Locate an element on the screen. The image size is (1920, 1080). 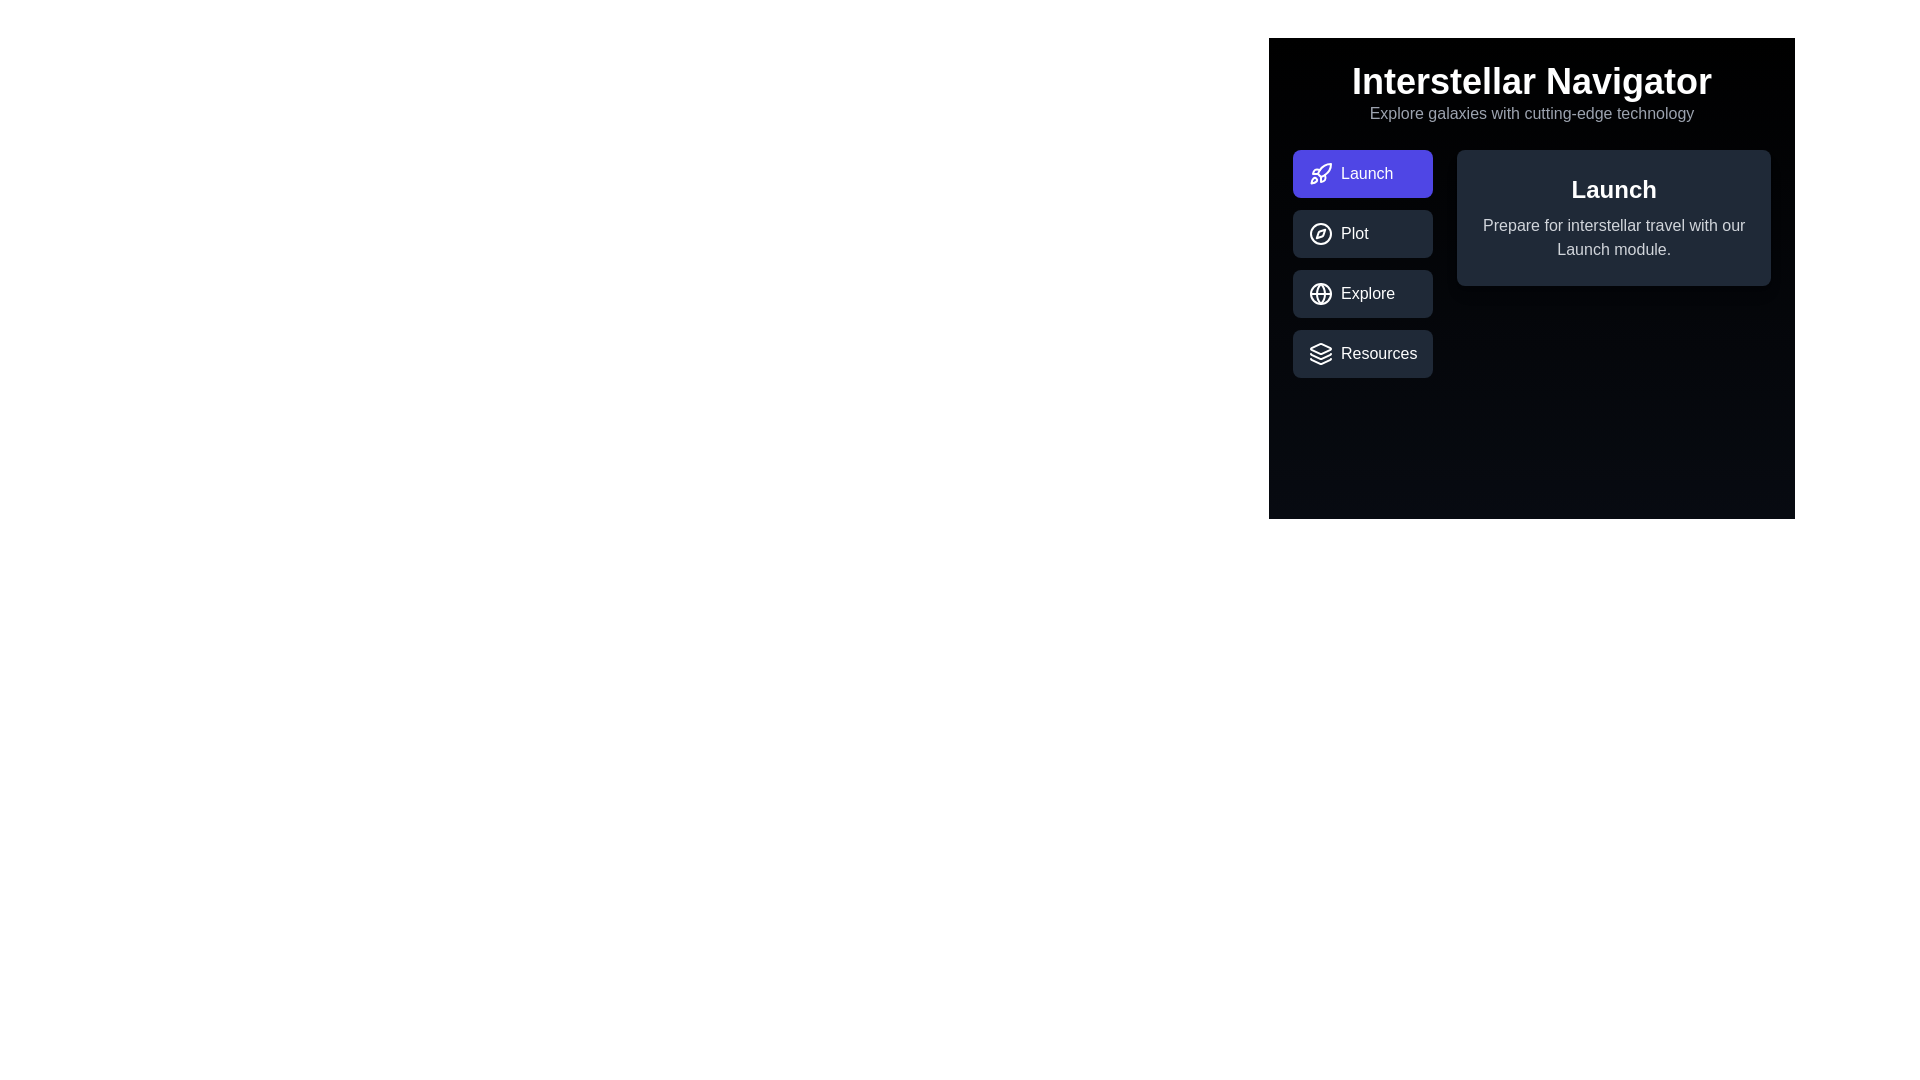
the tab labeled Resources to observe the visual feedback is located at coordinates (1362, 353).